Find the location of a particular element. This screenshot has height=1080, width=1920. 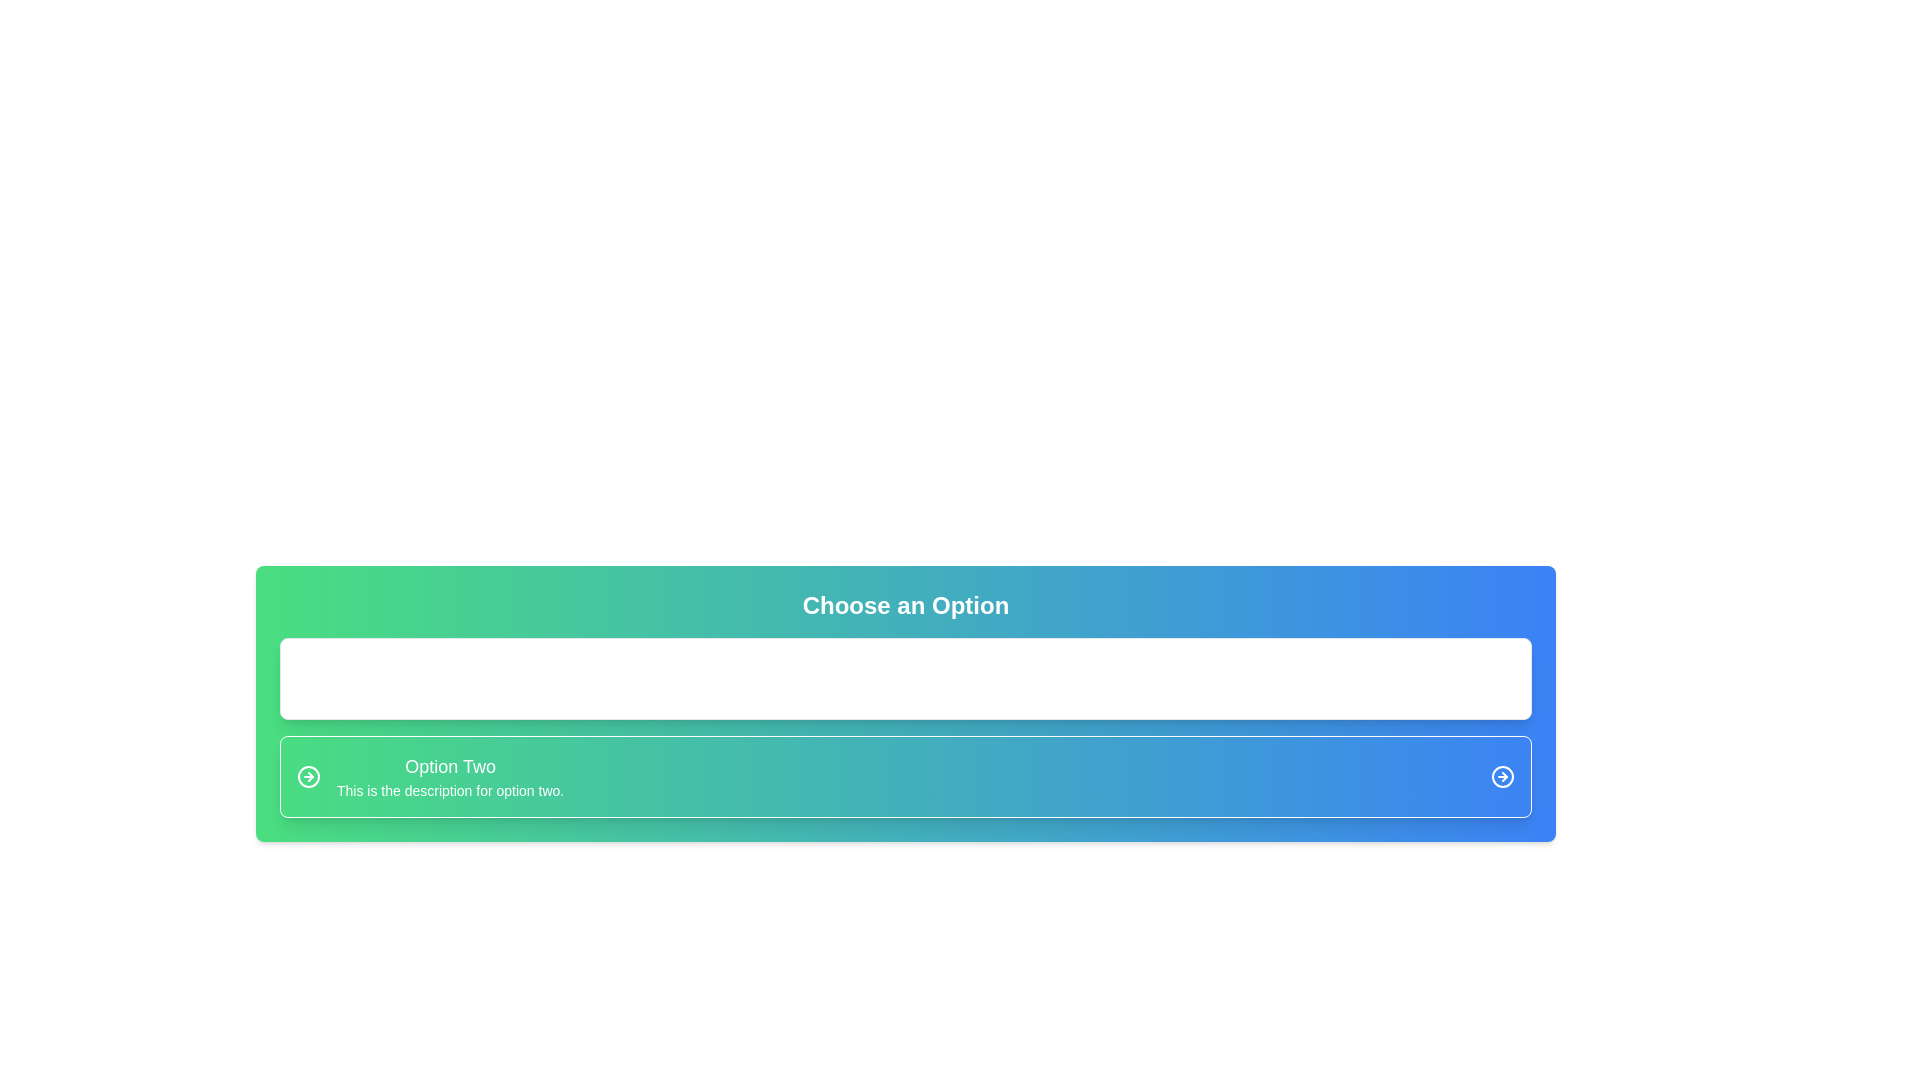

the SVG graphical element (circle) located in the lower-right corner of a menu option is located at coordinates (1502, 775).